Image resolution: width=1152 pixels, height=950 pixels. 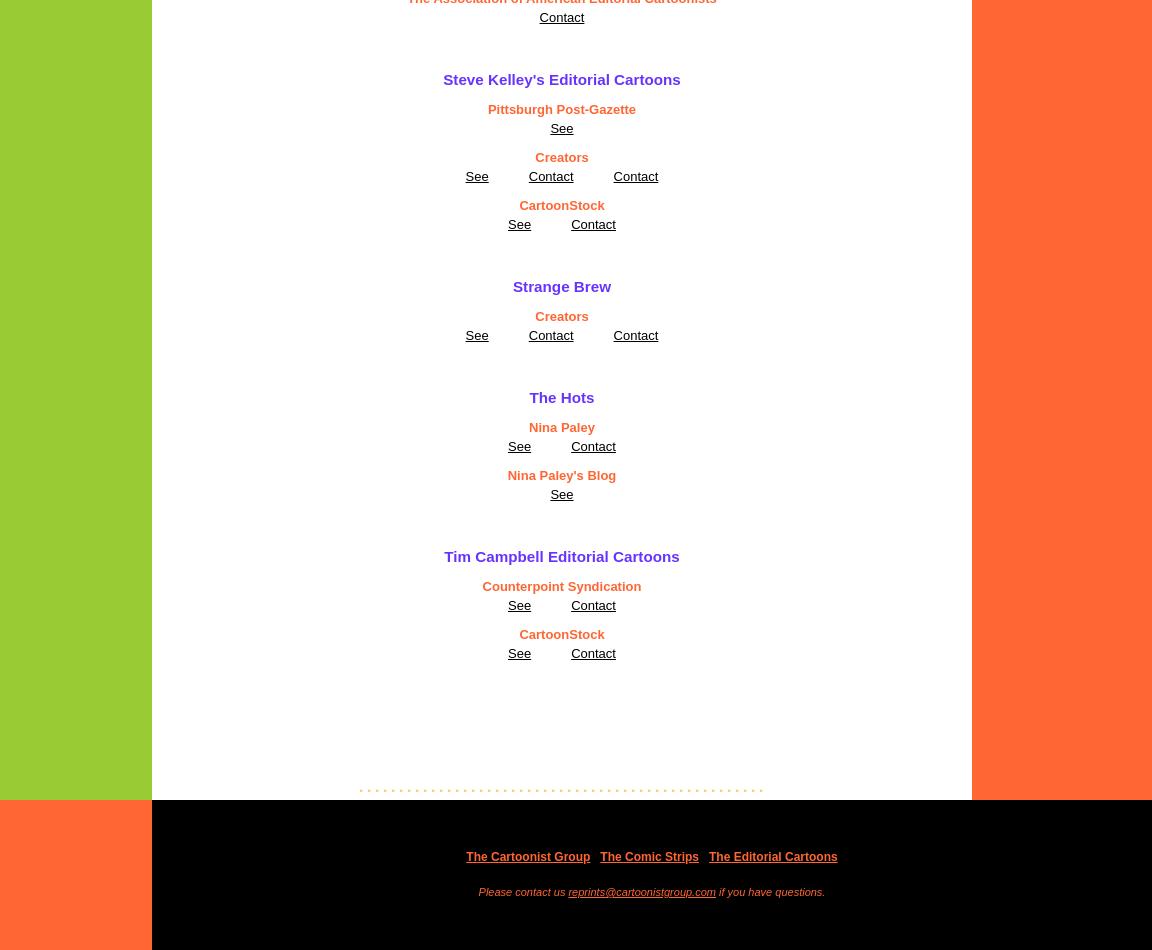 I want to click on 'Steve Kelley's Editorial Cartoons', so click(x=561, y=79).